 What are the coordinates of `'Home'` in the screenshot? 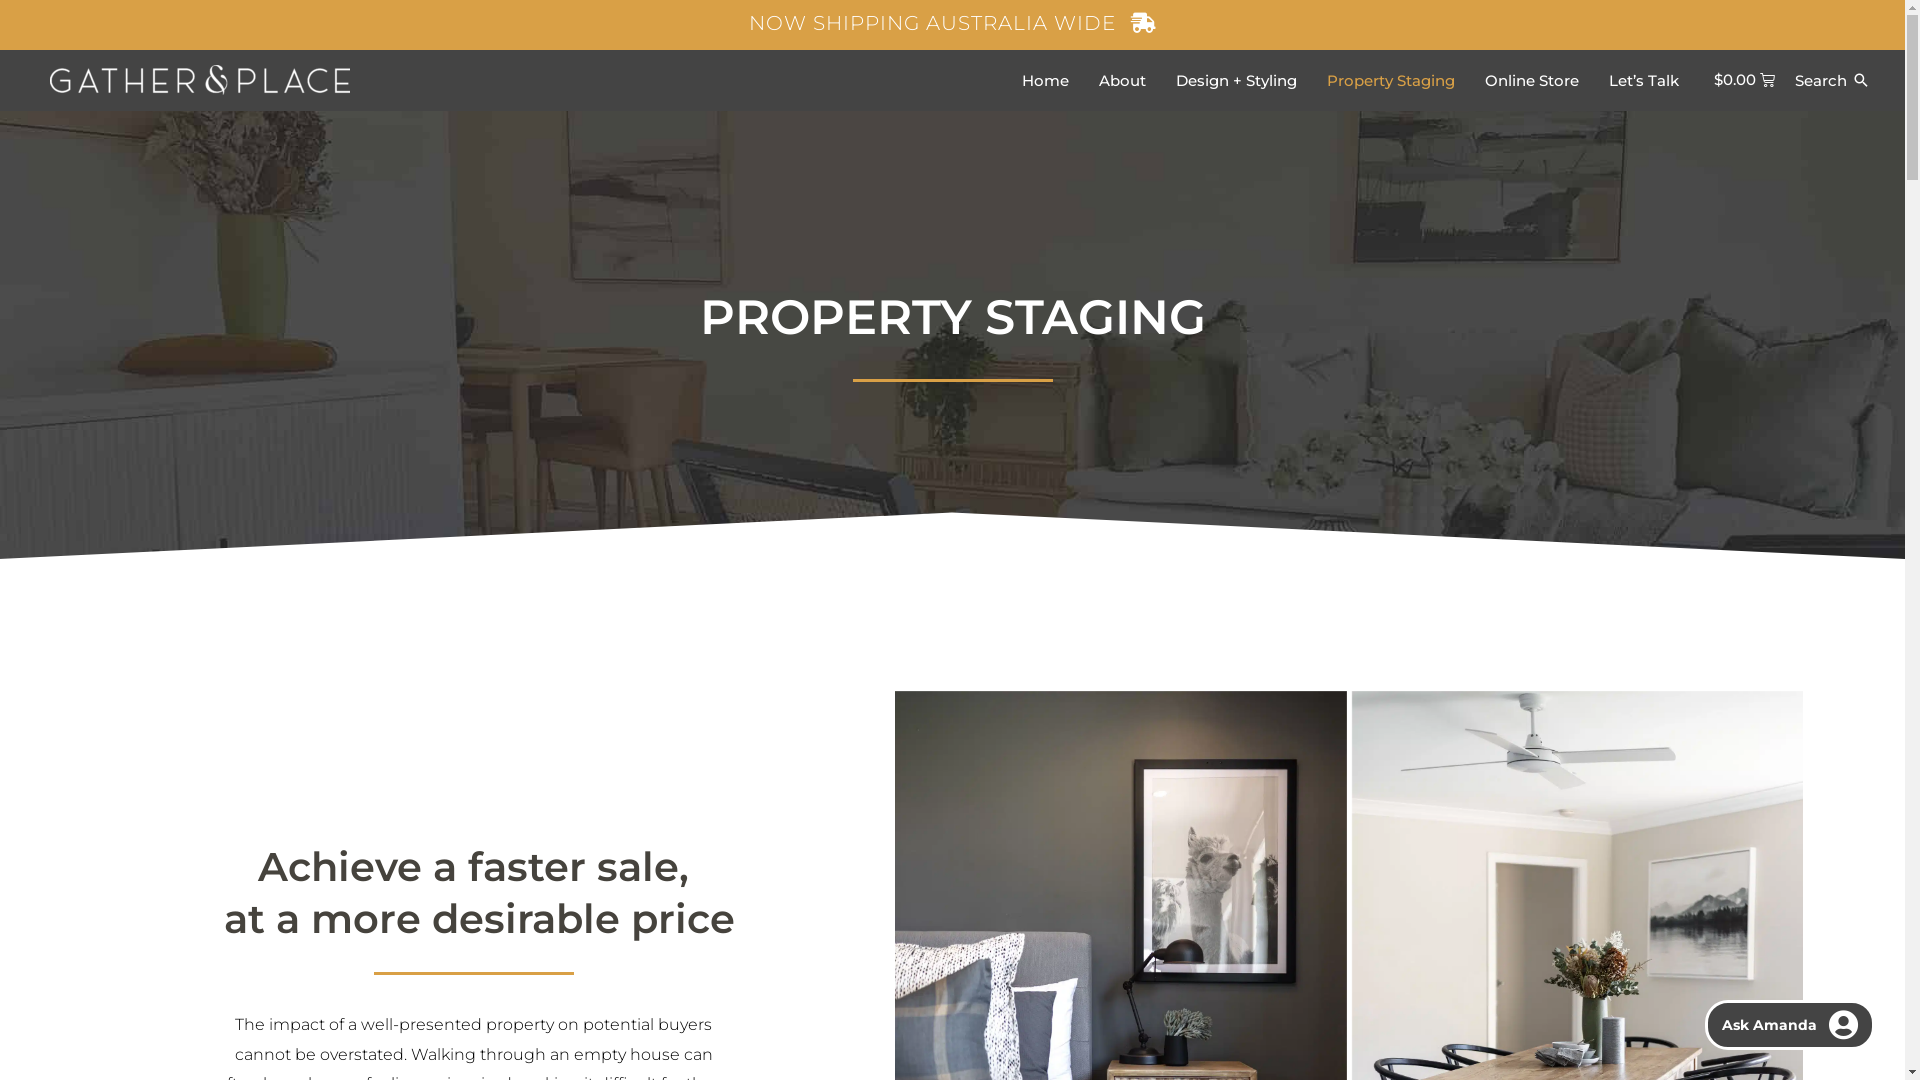 It's located at (1043, 79).